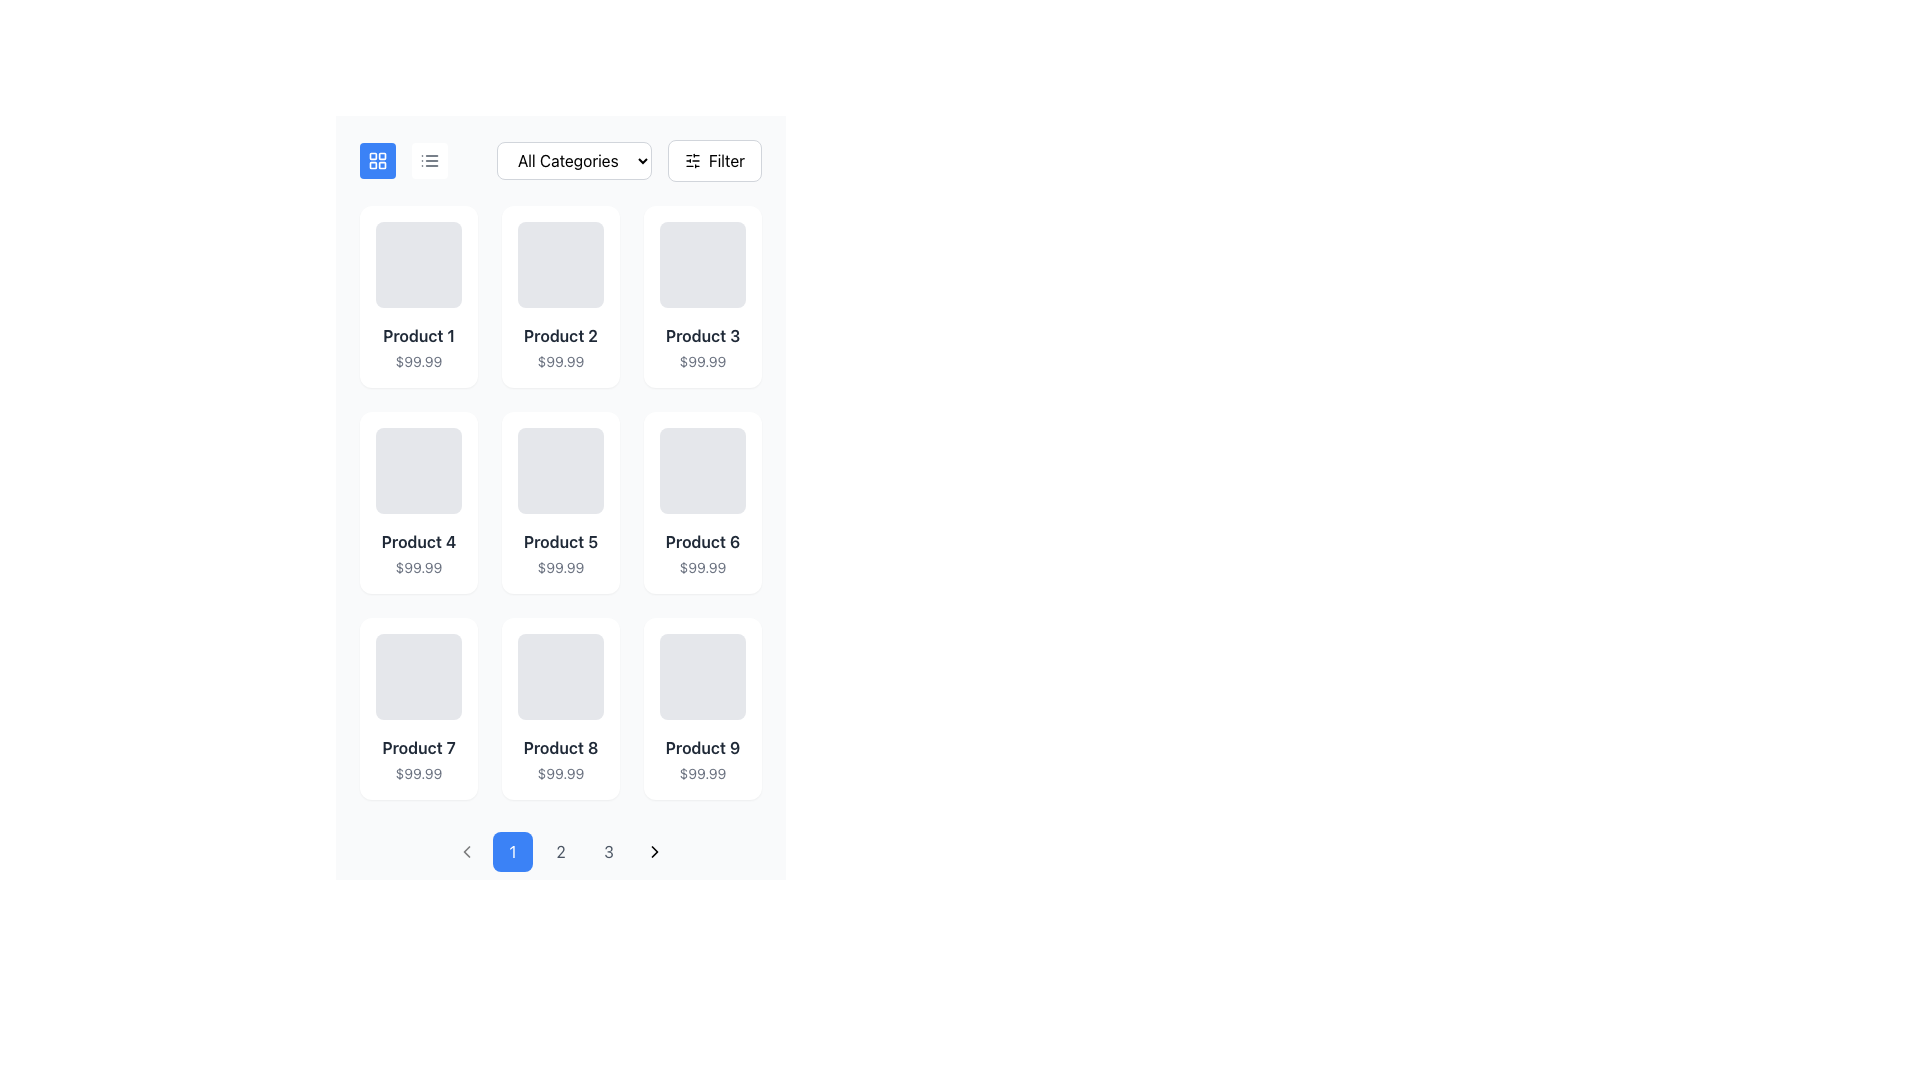 This screenshot has height=1080, width=1920. What do you see at coordinates (702, 542) in the screenshot?
I see `the text label that reads 'Product 6', which is bold and dark gray, positioned above the price label in the sixth product card of a 3x3 grid layout` at bounding box center [702, 542].